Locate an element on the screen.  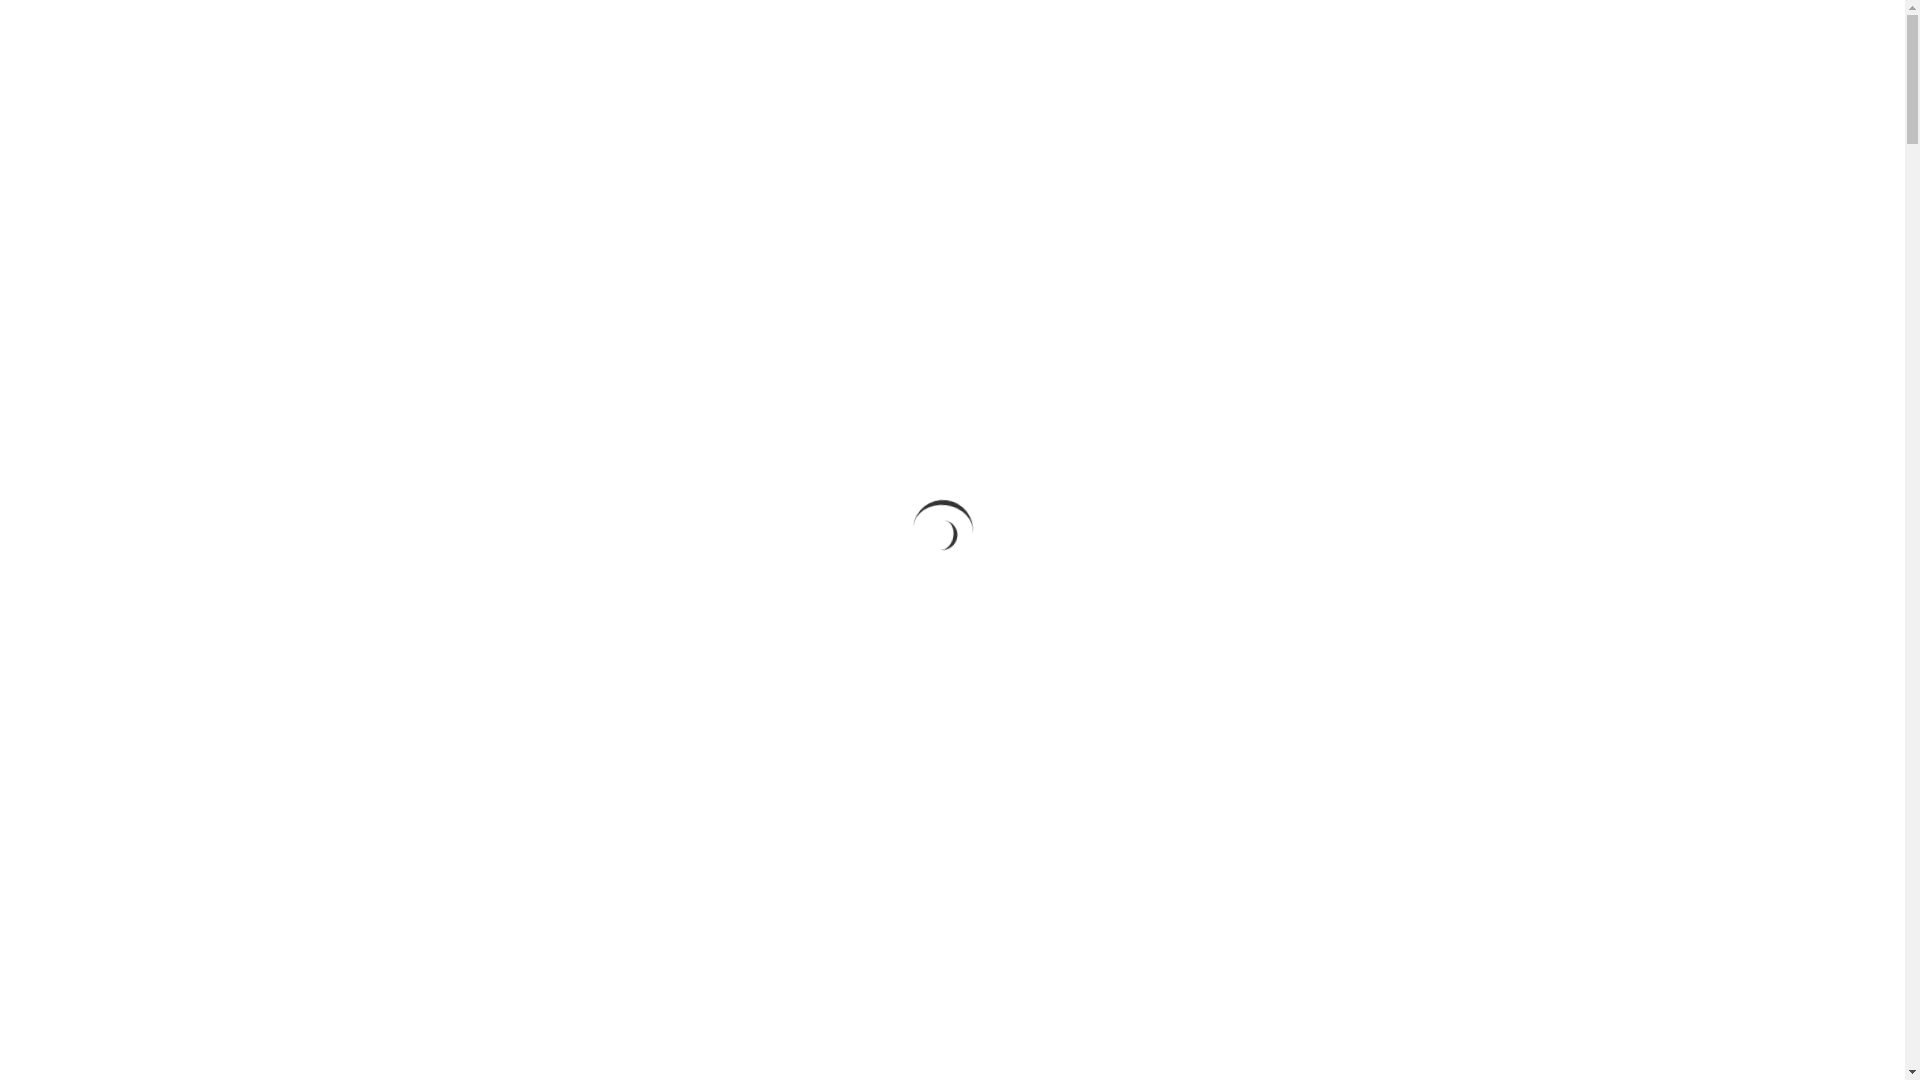
'READ MORE' is located at coordinates (951, 553).